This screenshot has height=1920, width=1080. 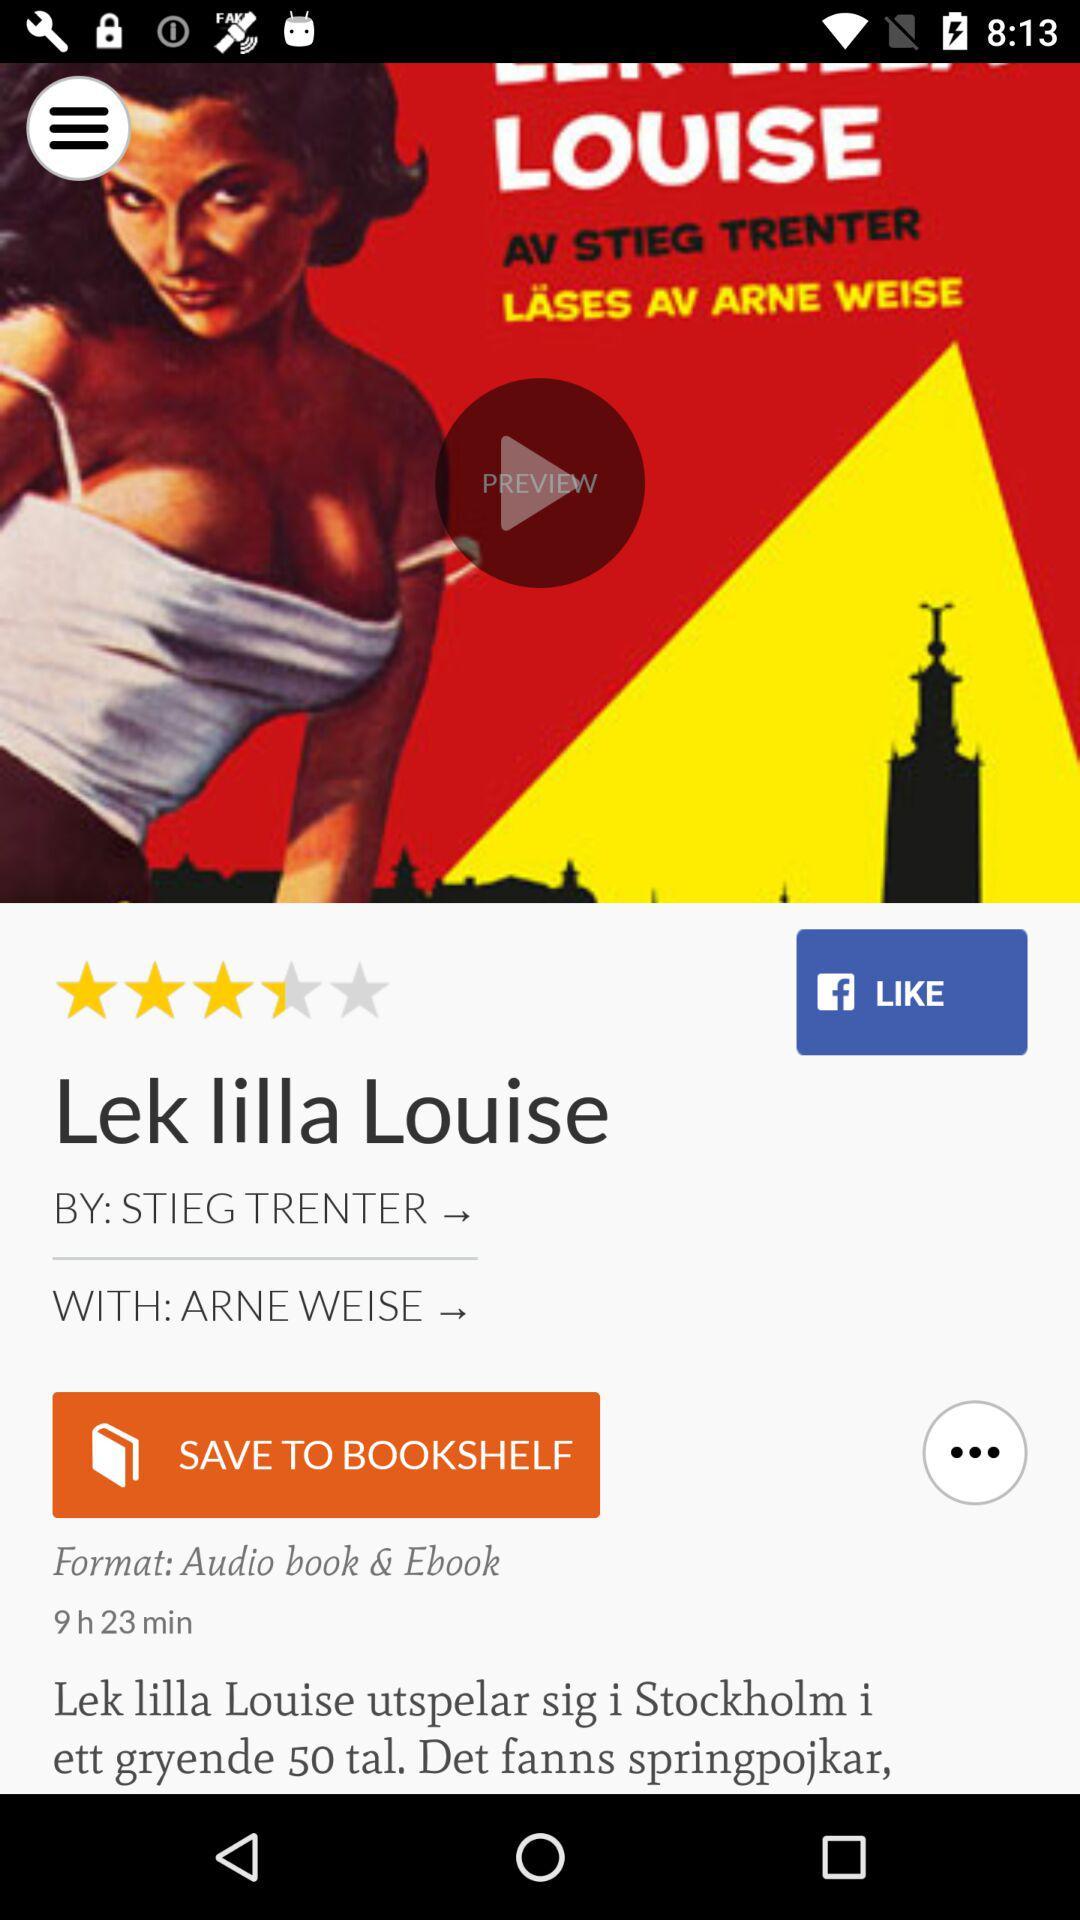 What do you see at coordinates (540, 483) in the screenshot?
I see `play button` at bounding box center [540, 483].